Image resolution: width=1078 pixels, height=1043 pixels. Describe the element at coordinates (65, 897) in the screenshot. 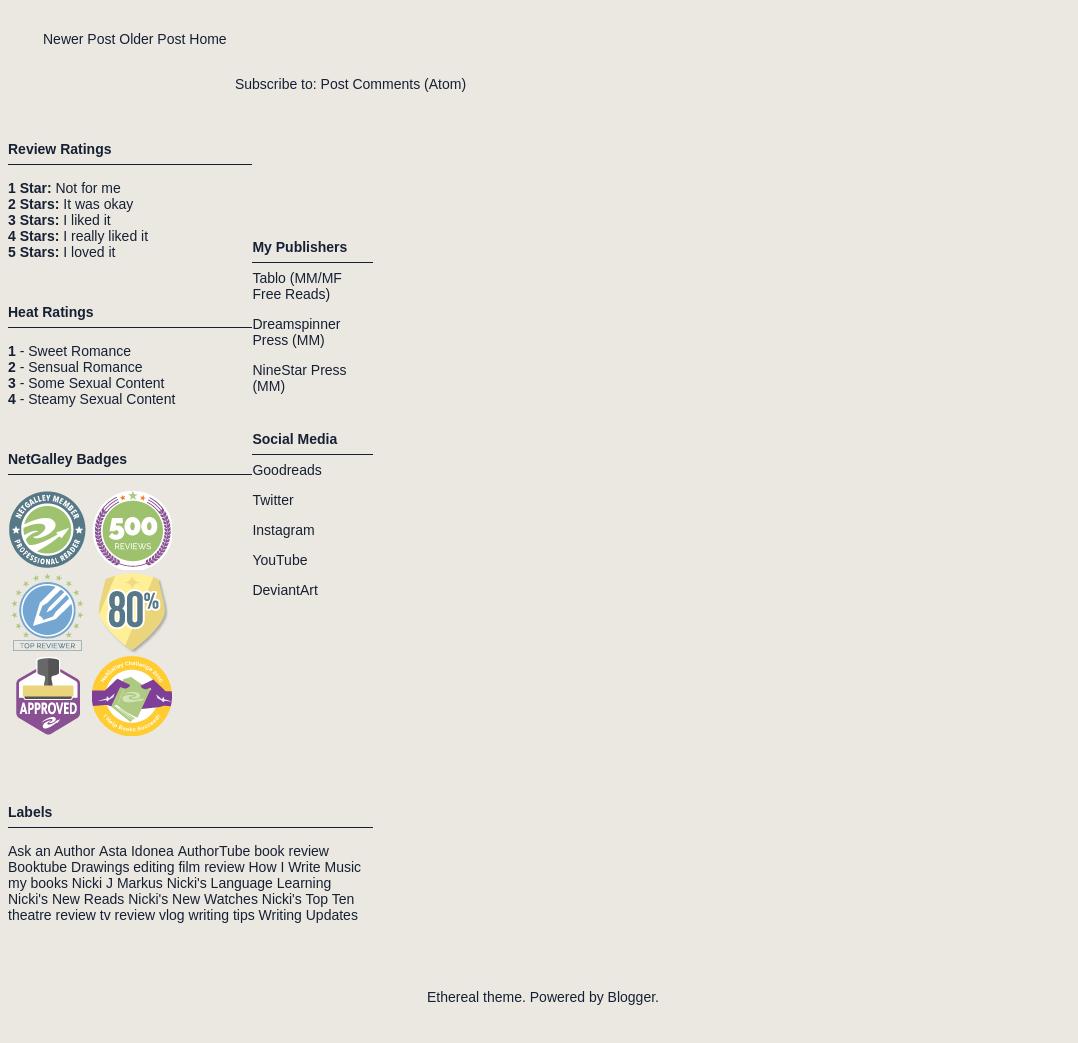

I see `'Nicki's New Reads'` at that location.